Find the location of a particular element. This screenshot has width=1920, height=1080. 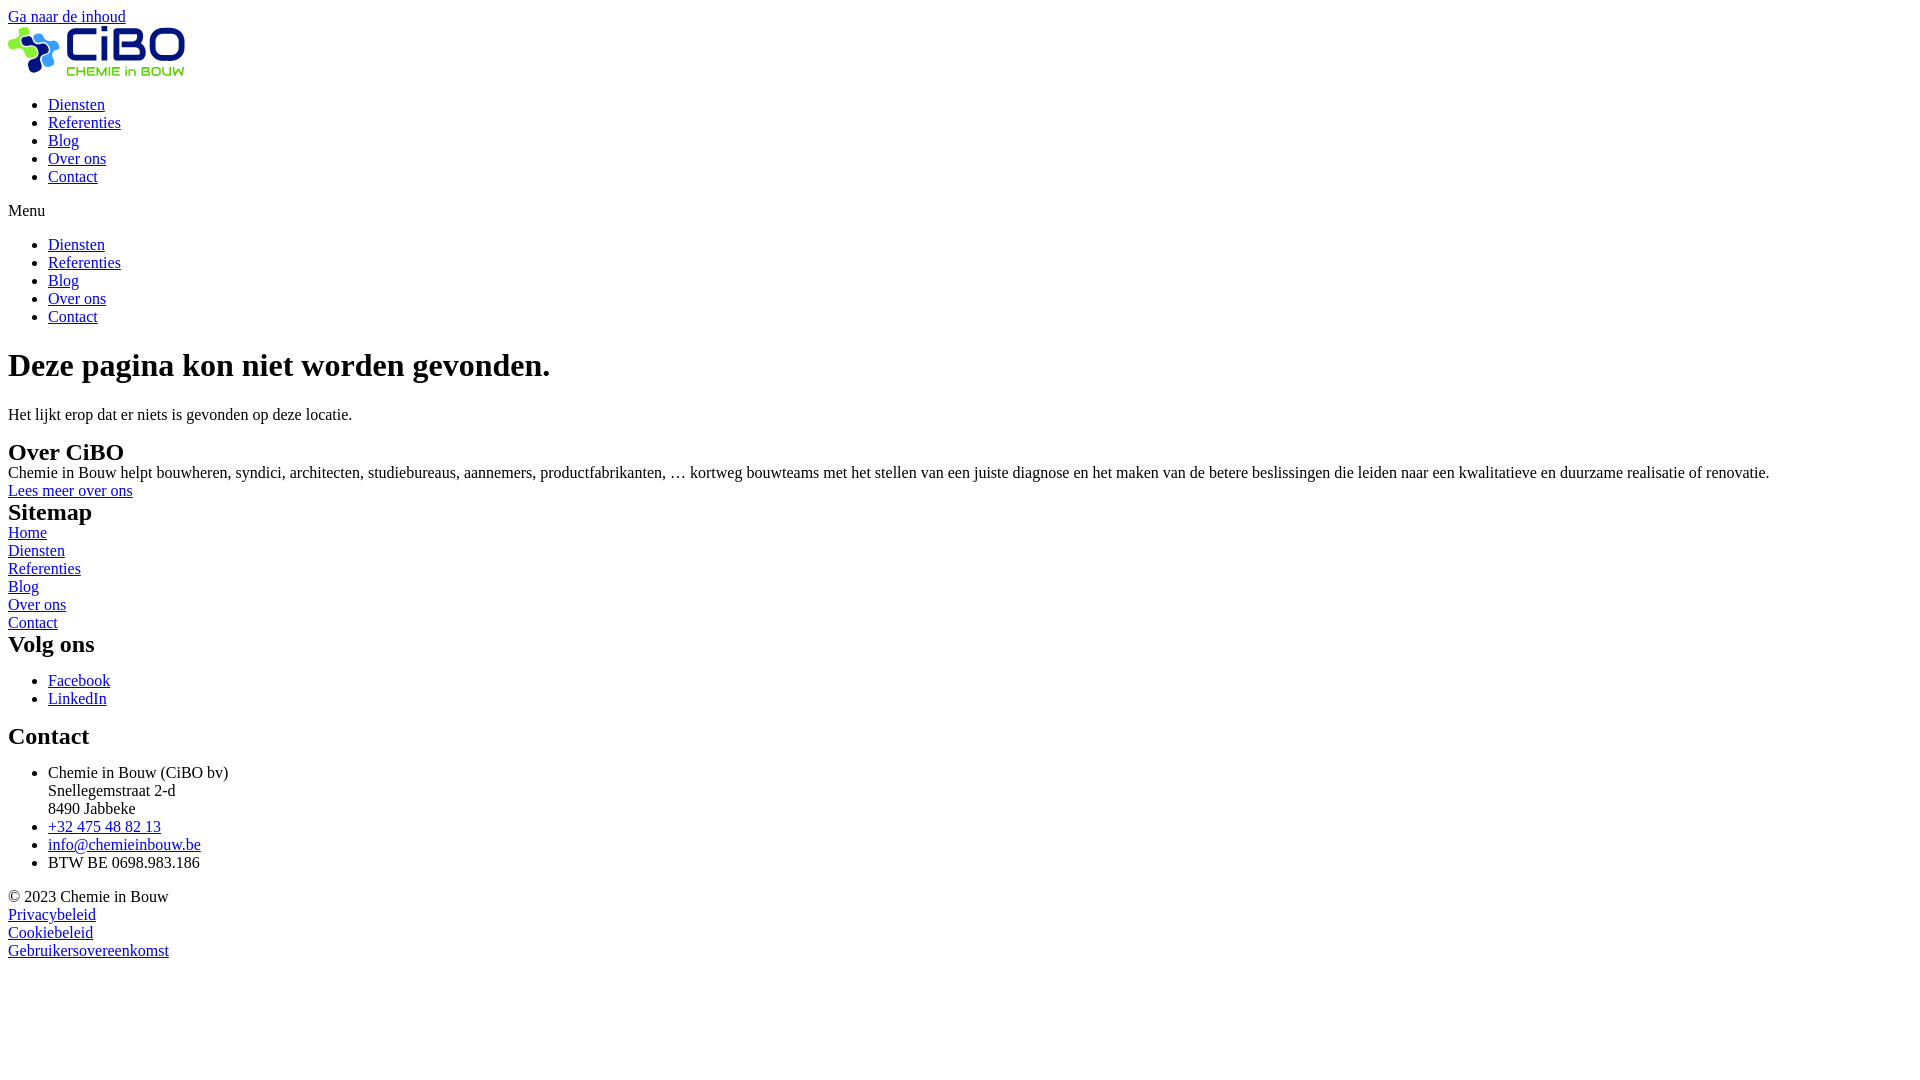

'Lees meer over ons' is located at coordinates (70, 490).